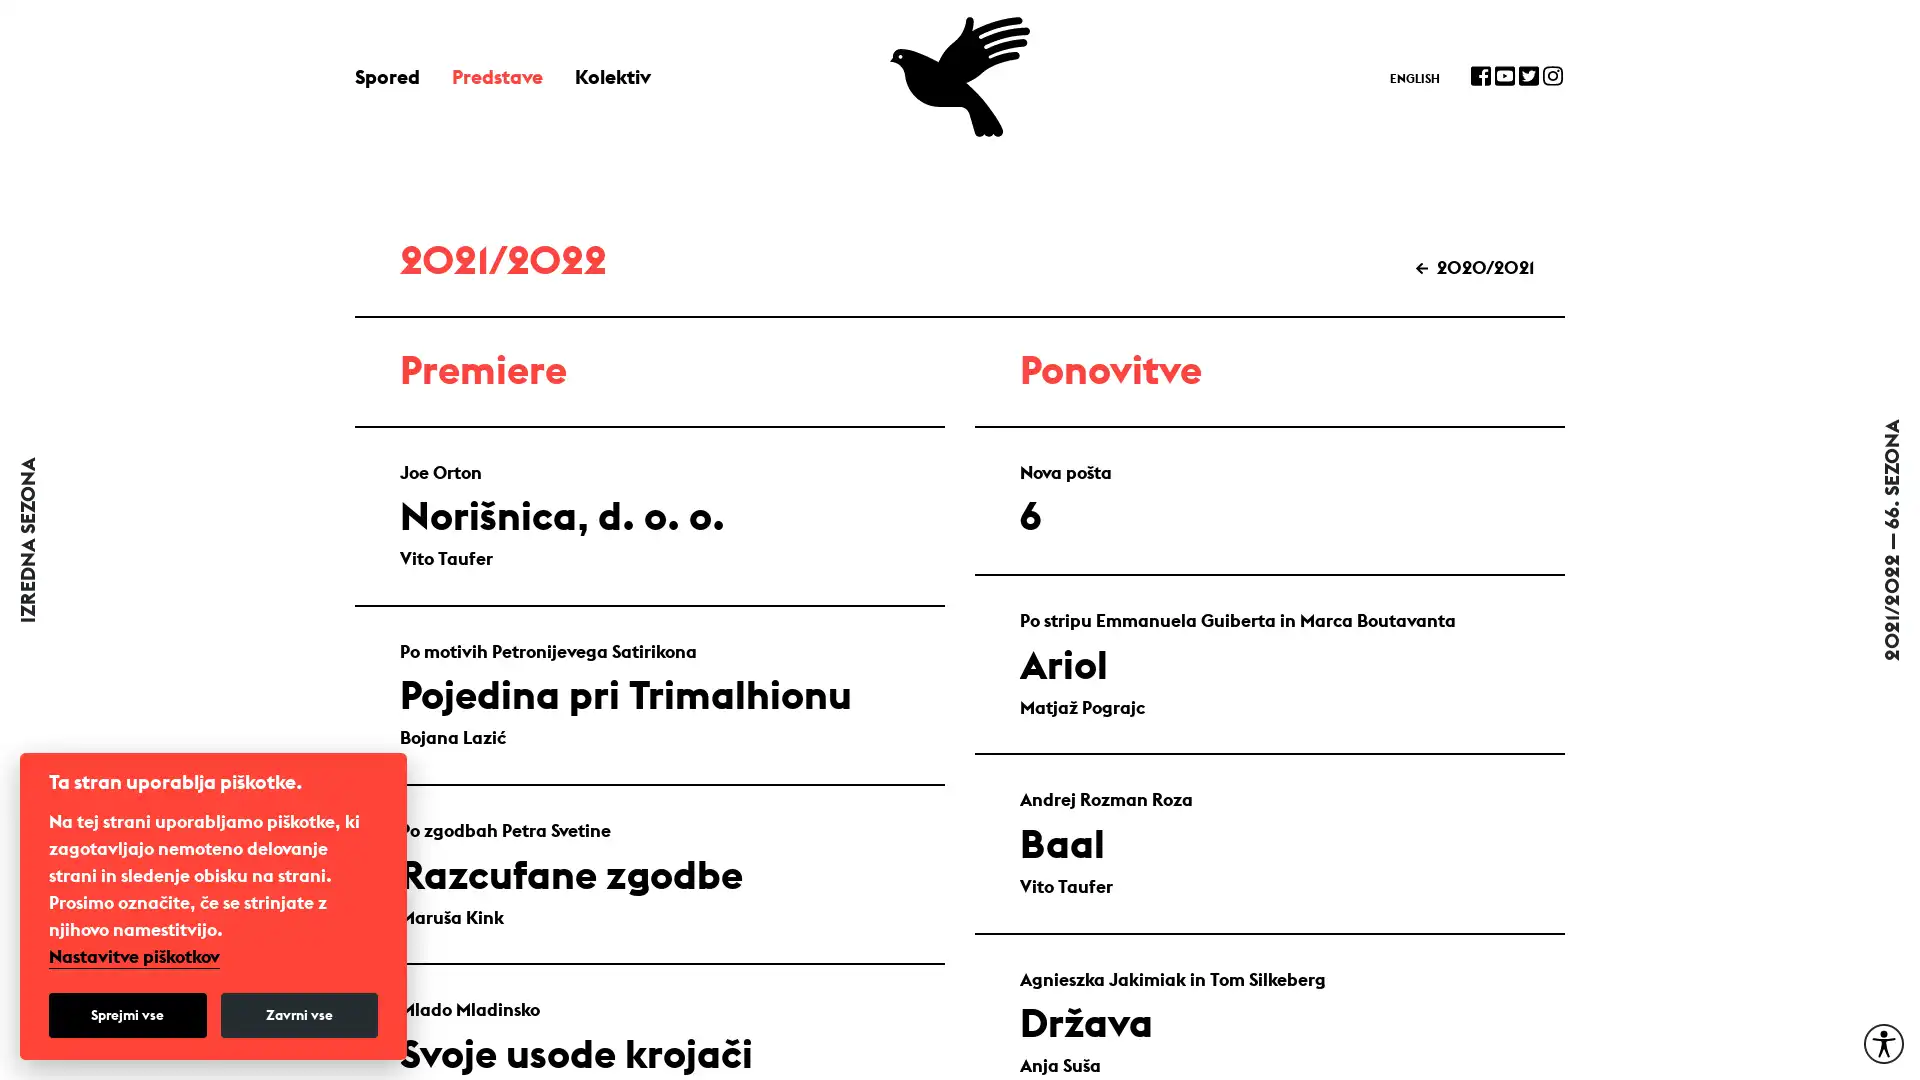 This screenshot has height=1080, width=1920. What do you see at coordinates (125, 1014) in the screenshot?
I see `Sprejmi vse` at bounding box center [125, 1014].